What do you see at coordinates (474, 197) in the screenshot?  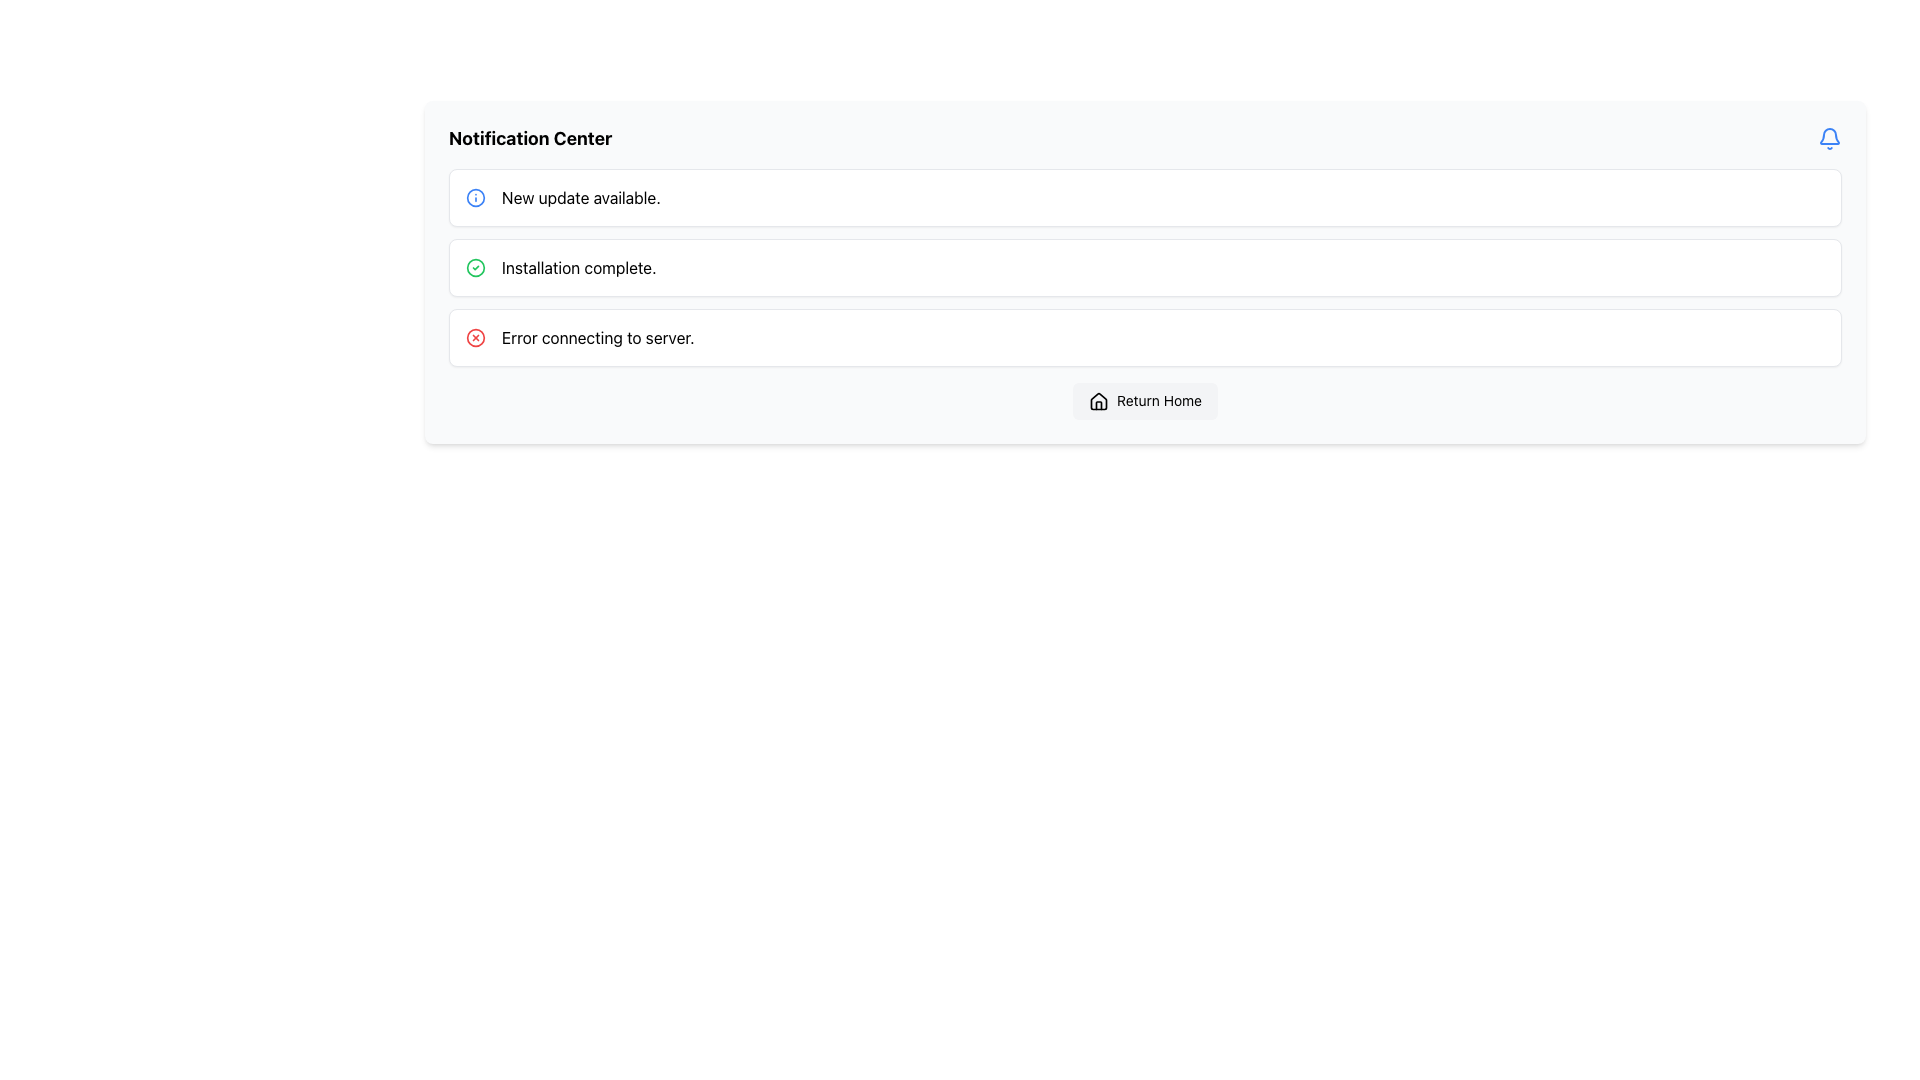 I see `the circular SVG graphic icon in the first notification entry of the notification center titled 'New update available.'` at bounding box center [474, 197].